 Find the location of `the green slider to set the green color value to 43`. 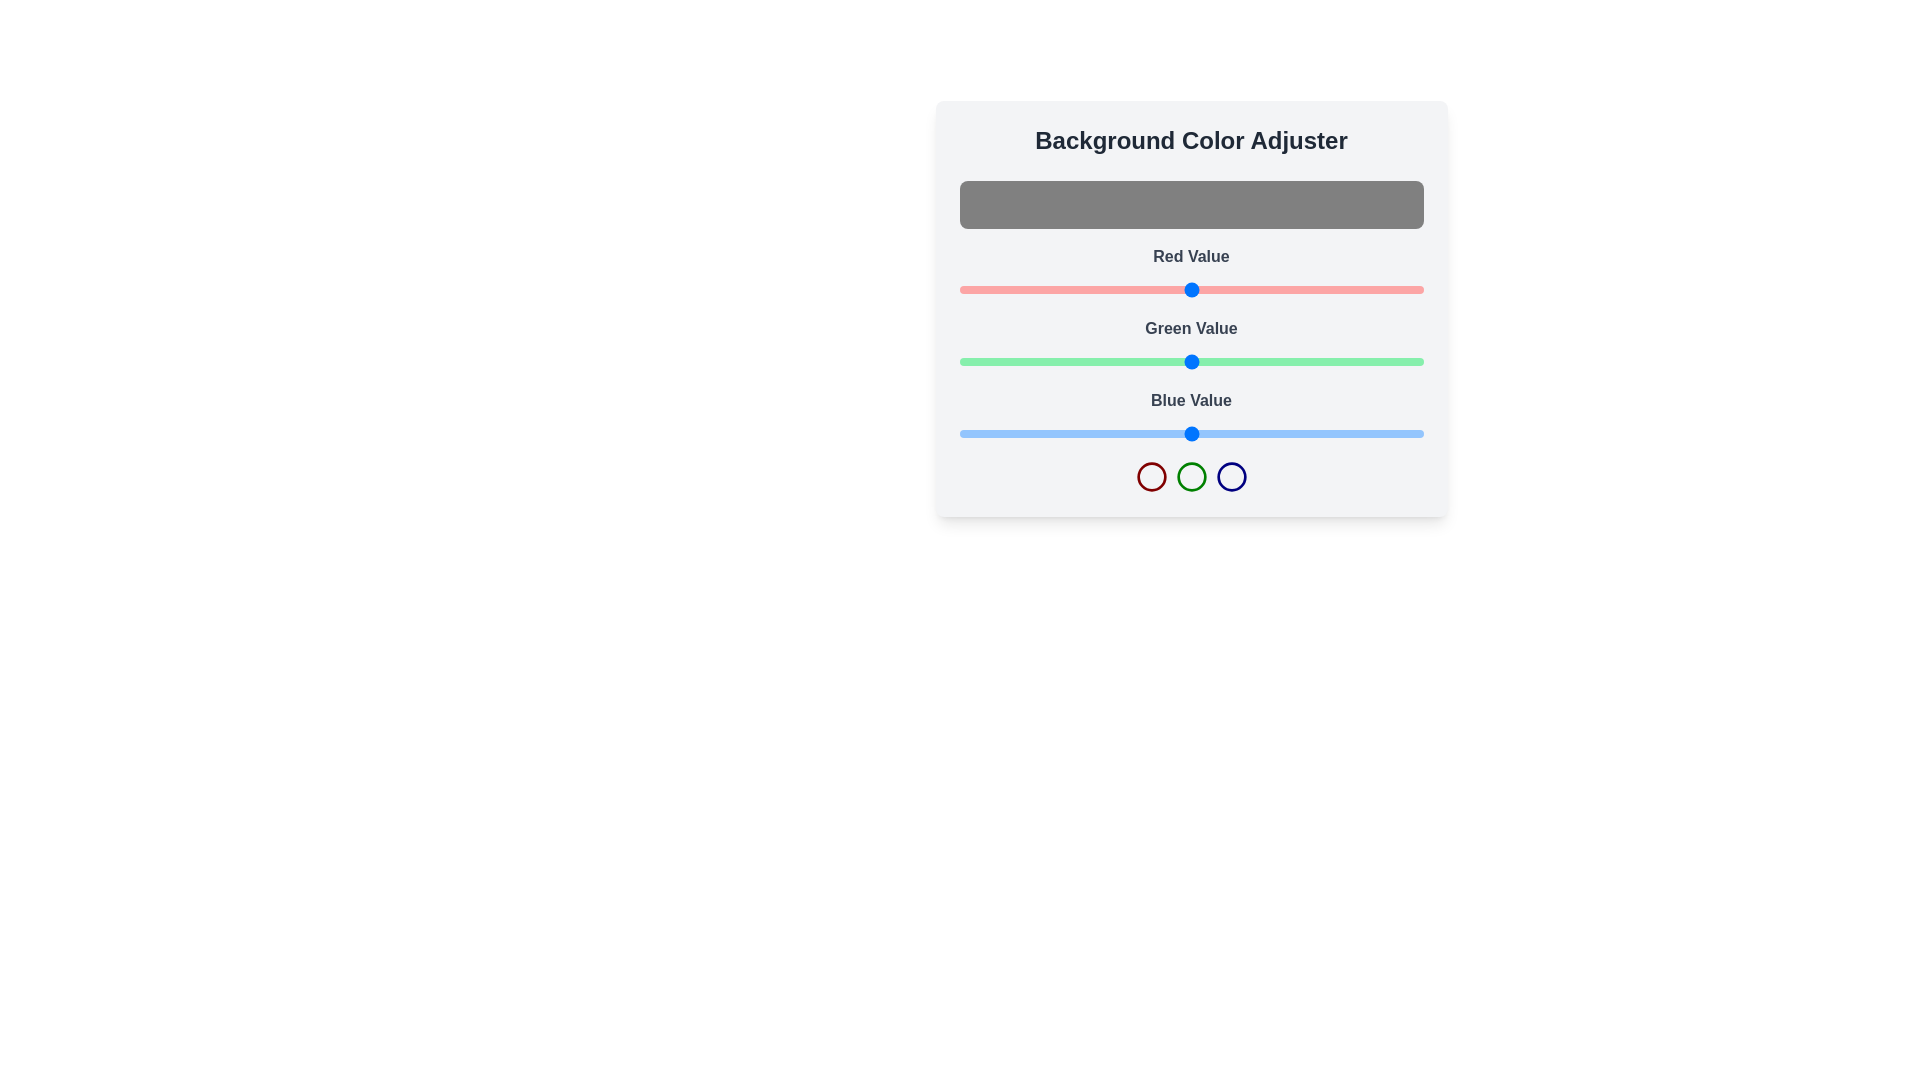

the green slider to set the green color value to 43 is located at coordinates (1037, 362).